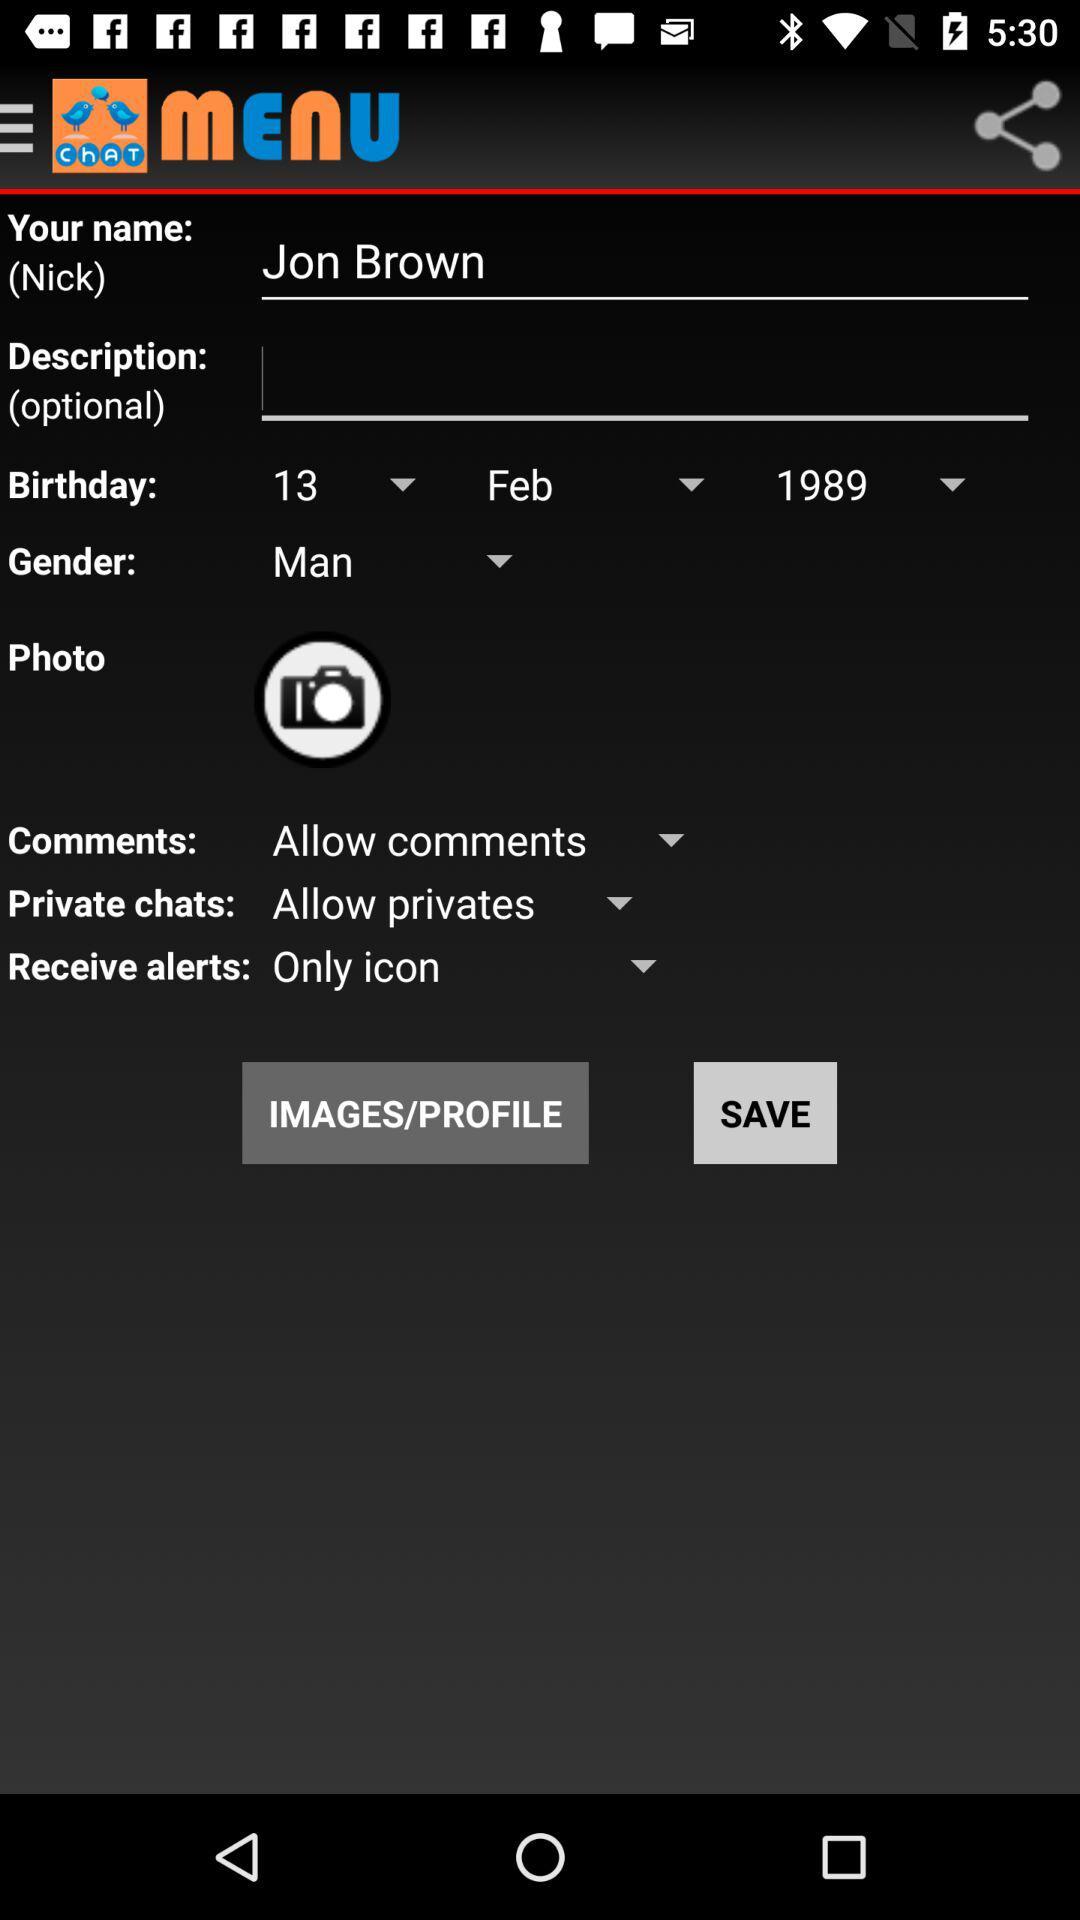  What do you see at coordinates (321, 699) in the screenshot?
I see `a picture` at bounding box center [321, 699].